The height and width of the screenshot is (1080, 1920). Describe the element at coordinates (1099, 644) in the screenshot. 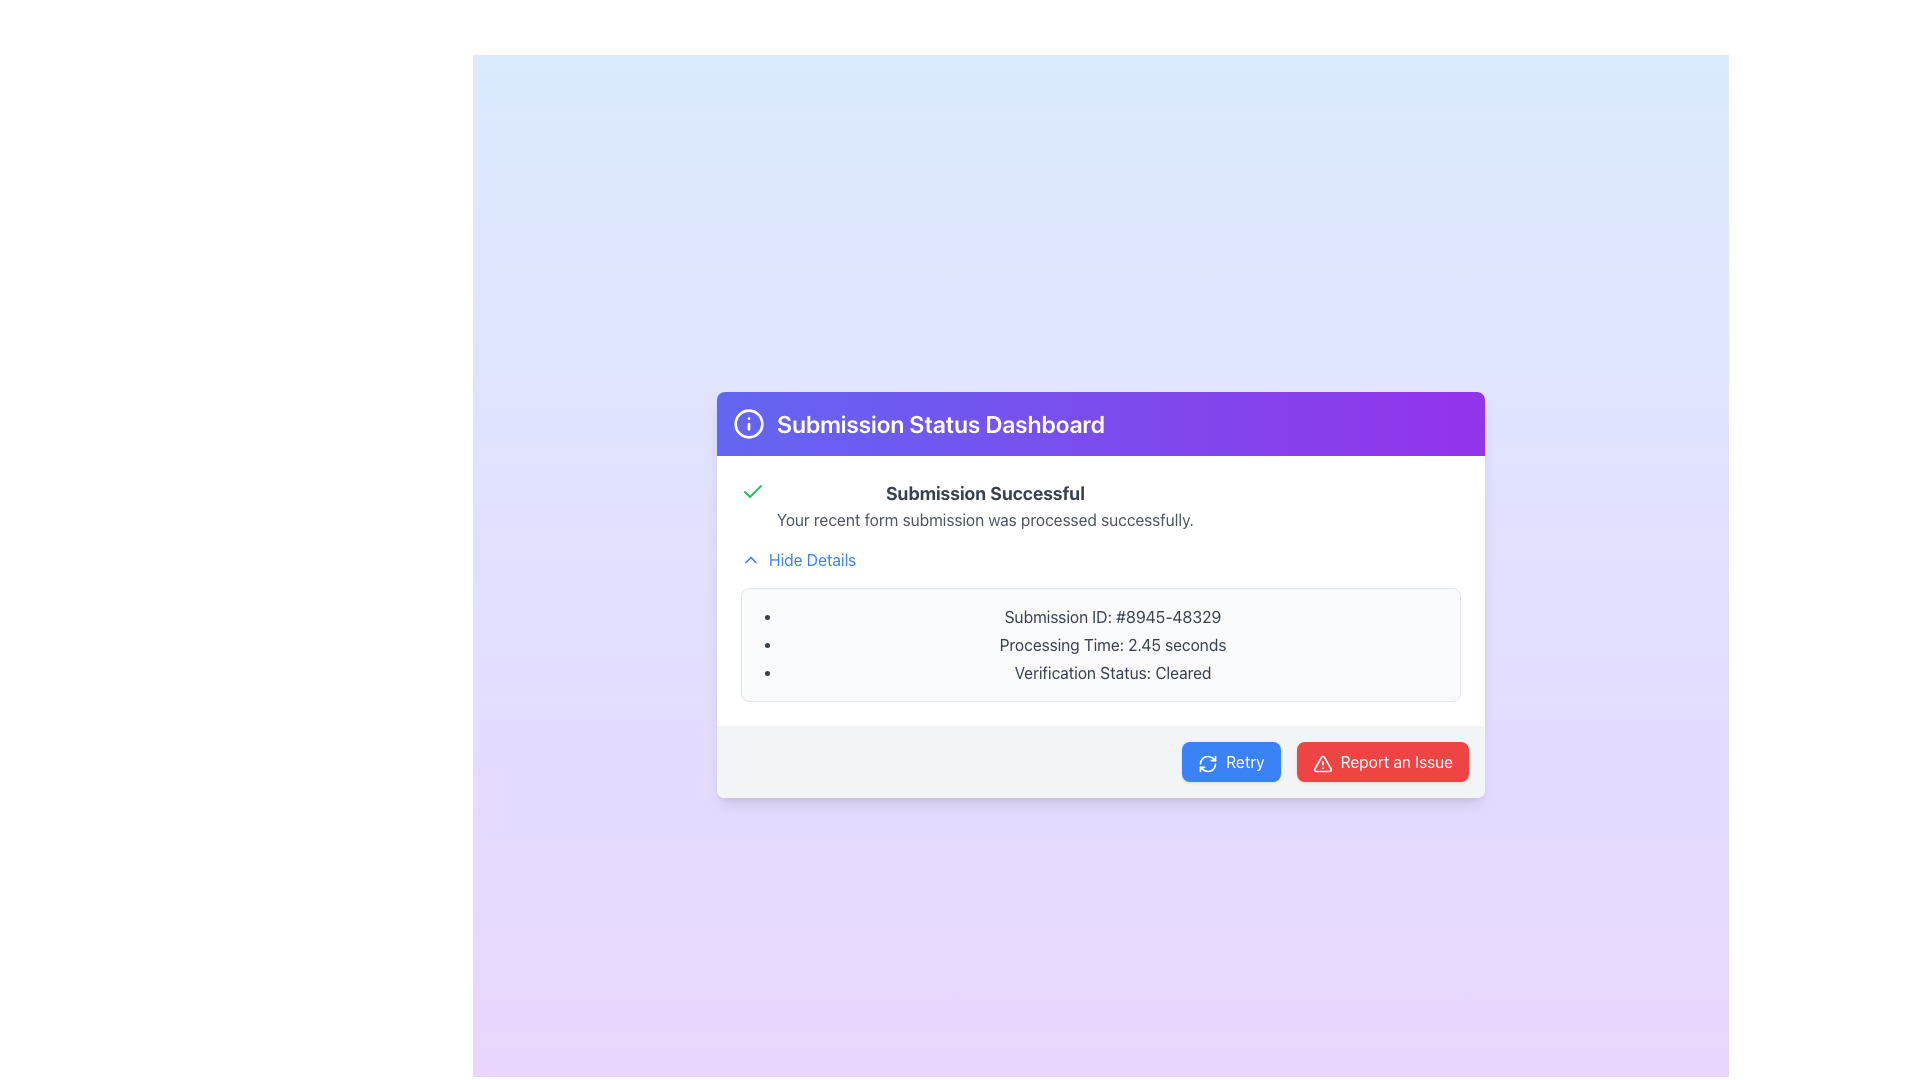

I see `the Informational display panel that shows details like 'Submission ID: #8945-48329', 'Processing Time: 2.45 seconds', and 'Verification Status: Cleared' located in the 'Submission Successful' section of the 'Submission Status Dashboard'` at that location.